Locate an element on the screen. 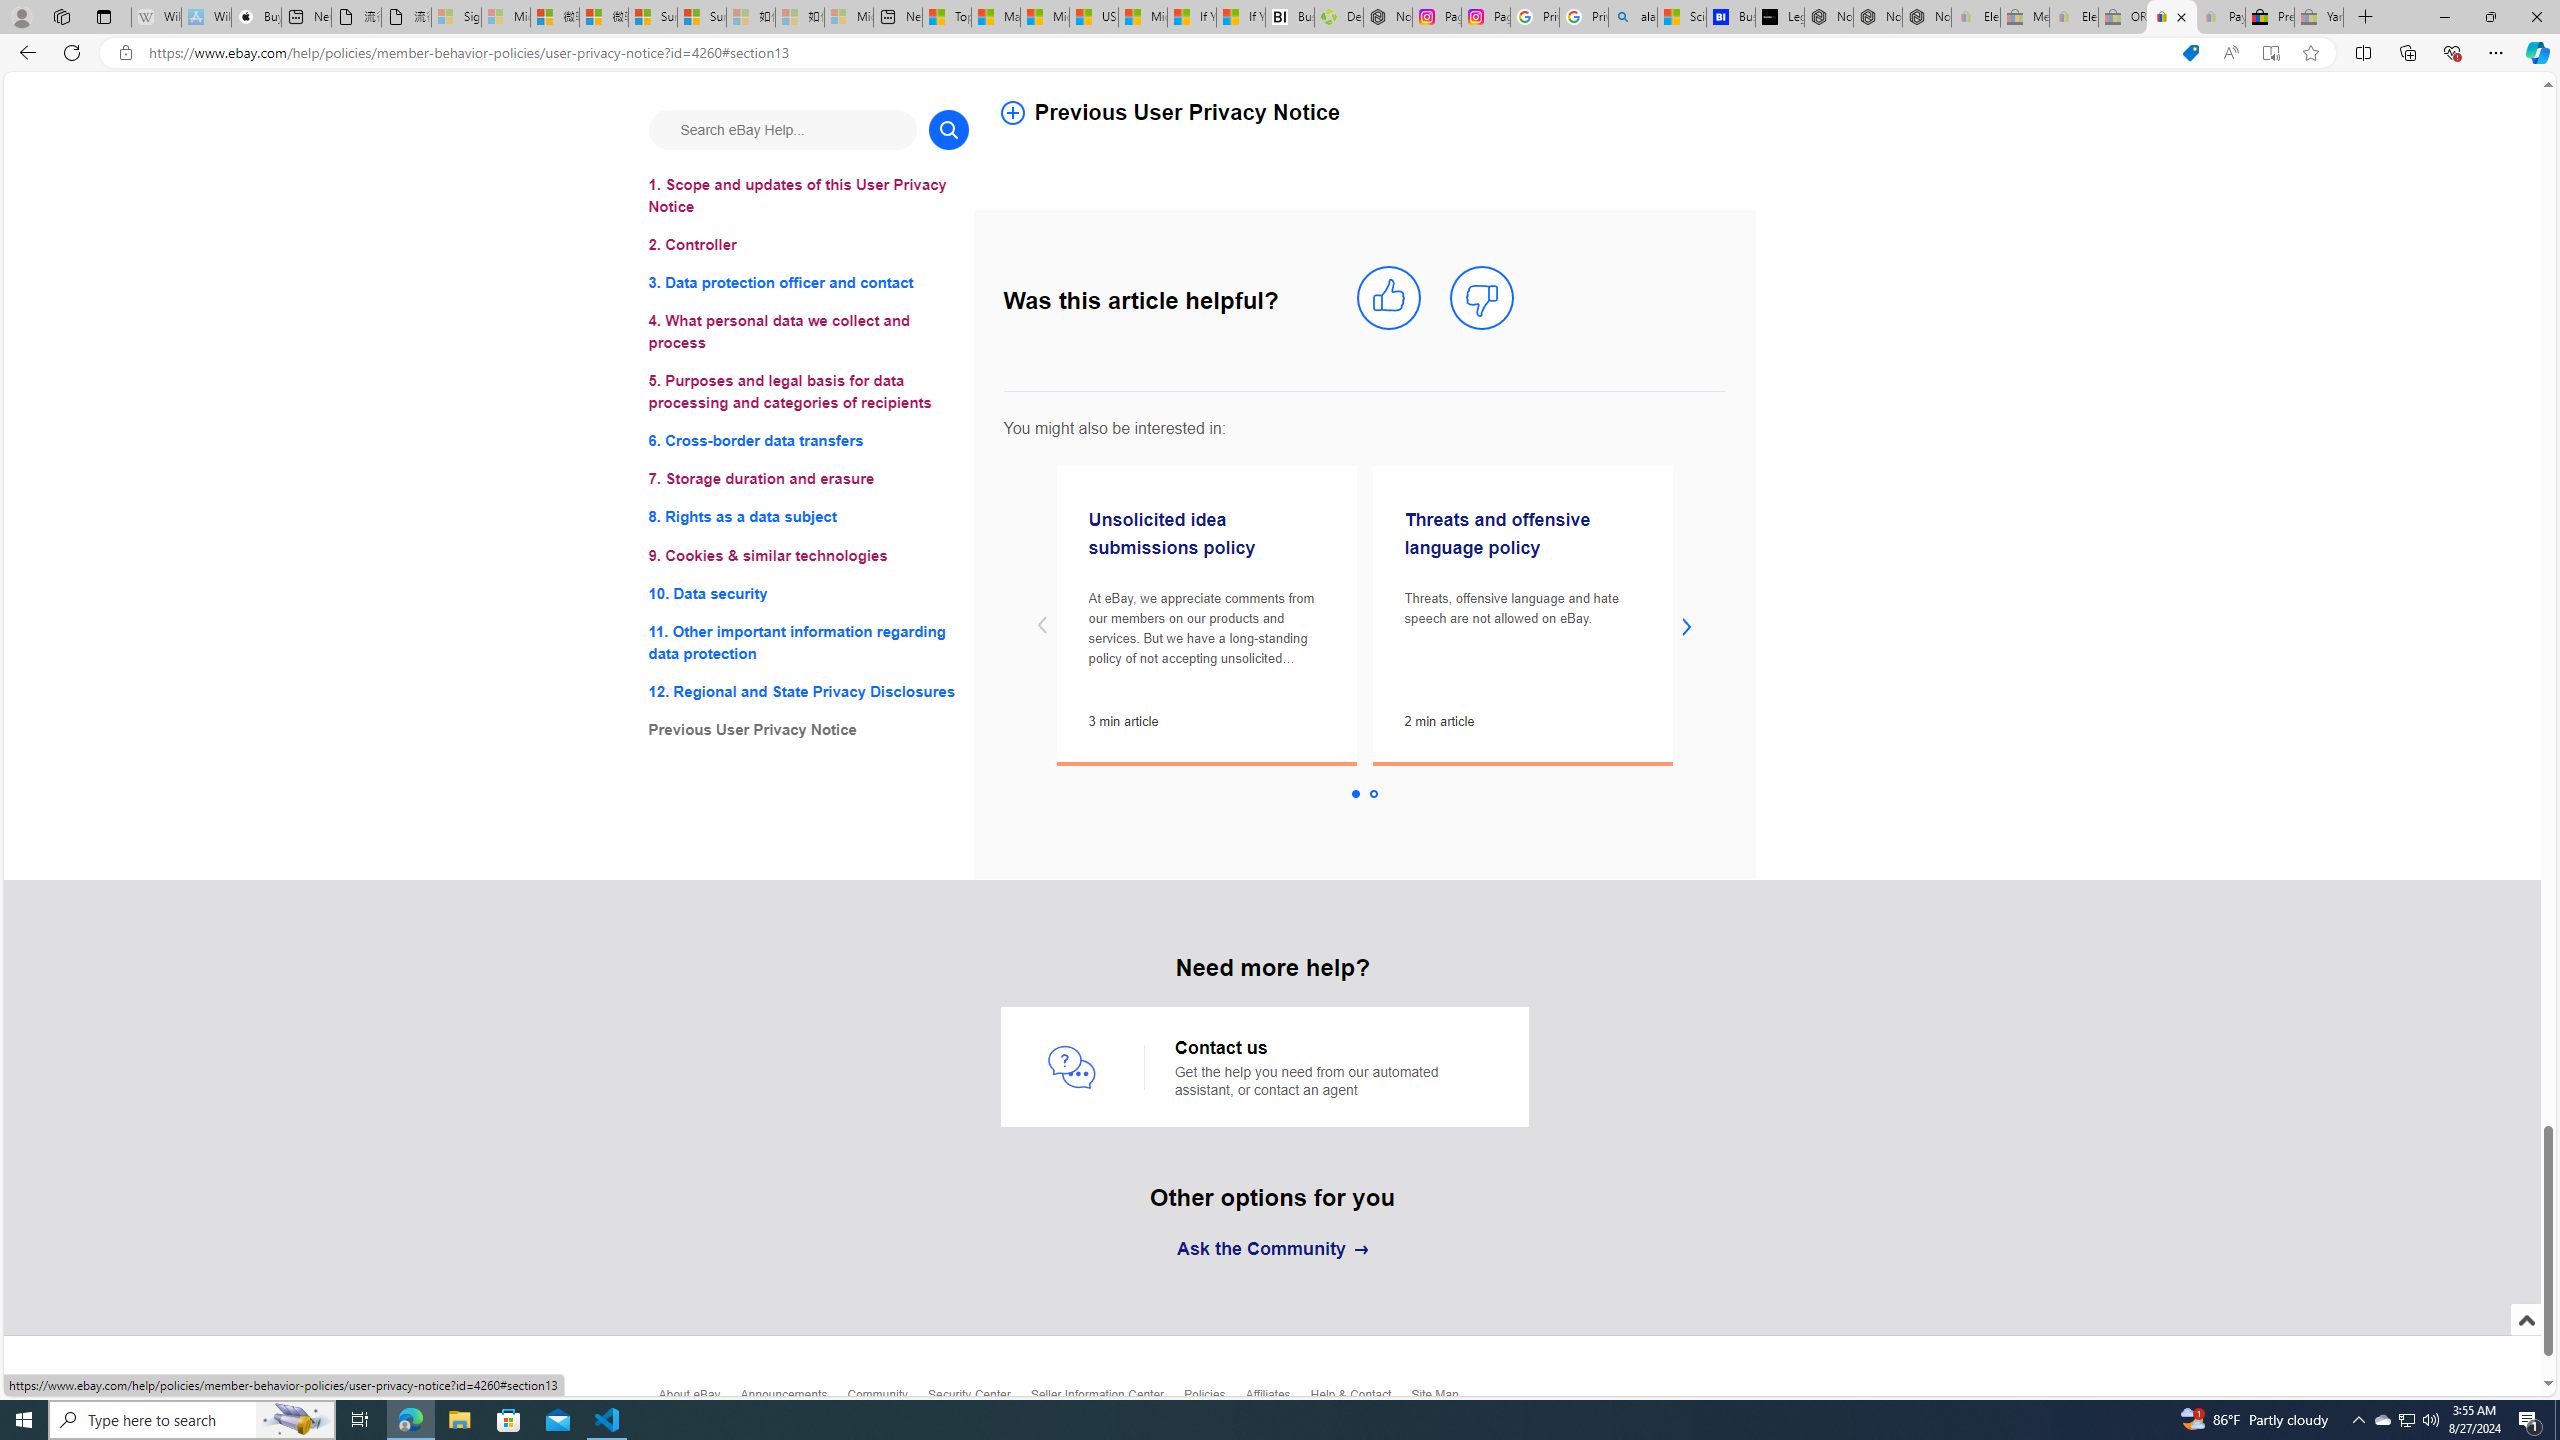 The image size is (2560, 1440). '8. Rights as a data subject' is located at coordinates (807, 516).